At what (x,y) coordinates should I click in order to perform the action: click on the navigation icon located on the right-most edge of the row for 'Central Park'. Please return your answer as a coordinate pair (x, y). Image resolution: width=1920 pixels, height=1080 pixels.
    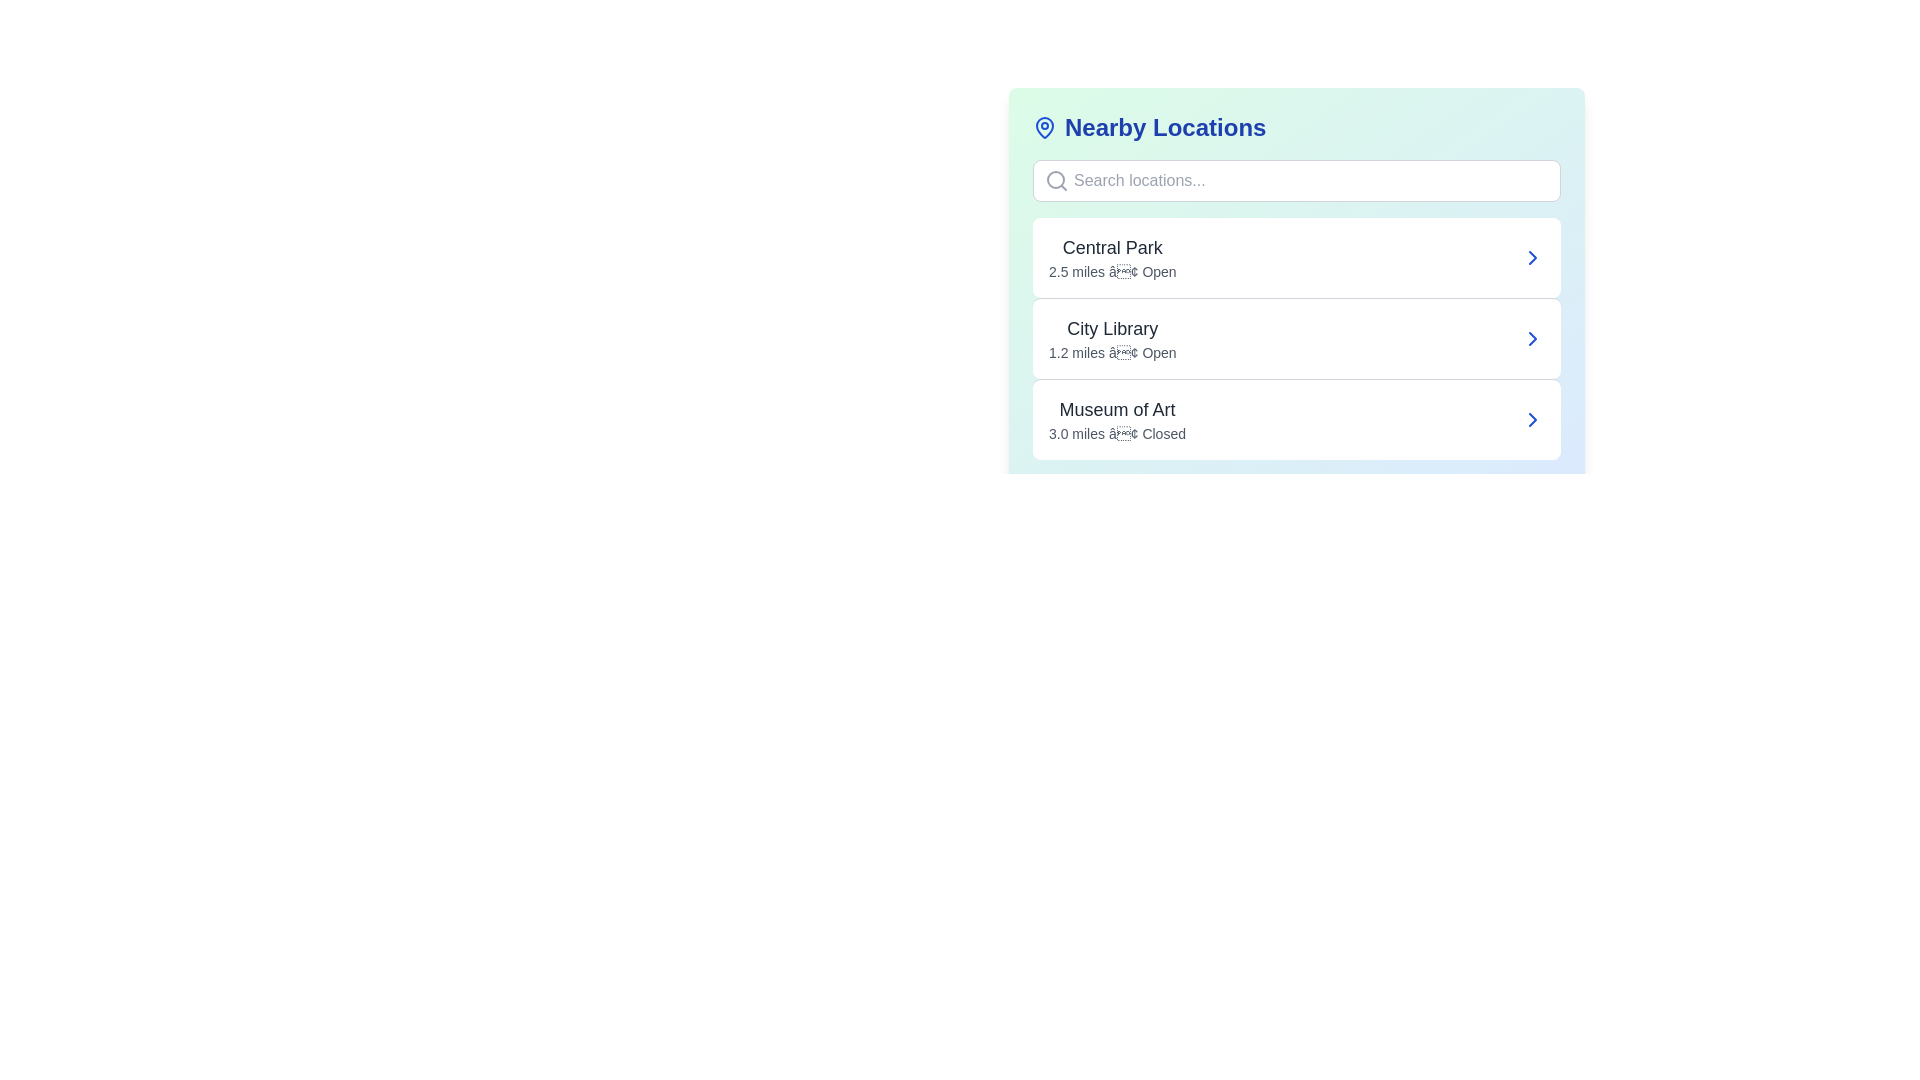
    Looking at the image, I should click on (1531, 257).